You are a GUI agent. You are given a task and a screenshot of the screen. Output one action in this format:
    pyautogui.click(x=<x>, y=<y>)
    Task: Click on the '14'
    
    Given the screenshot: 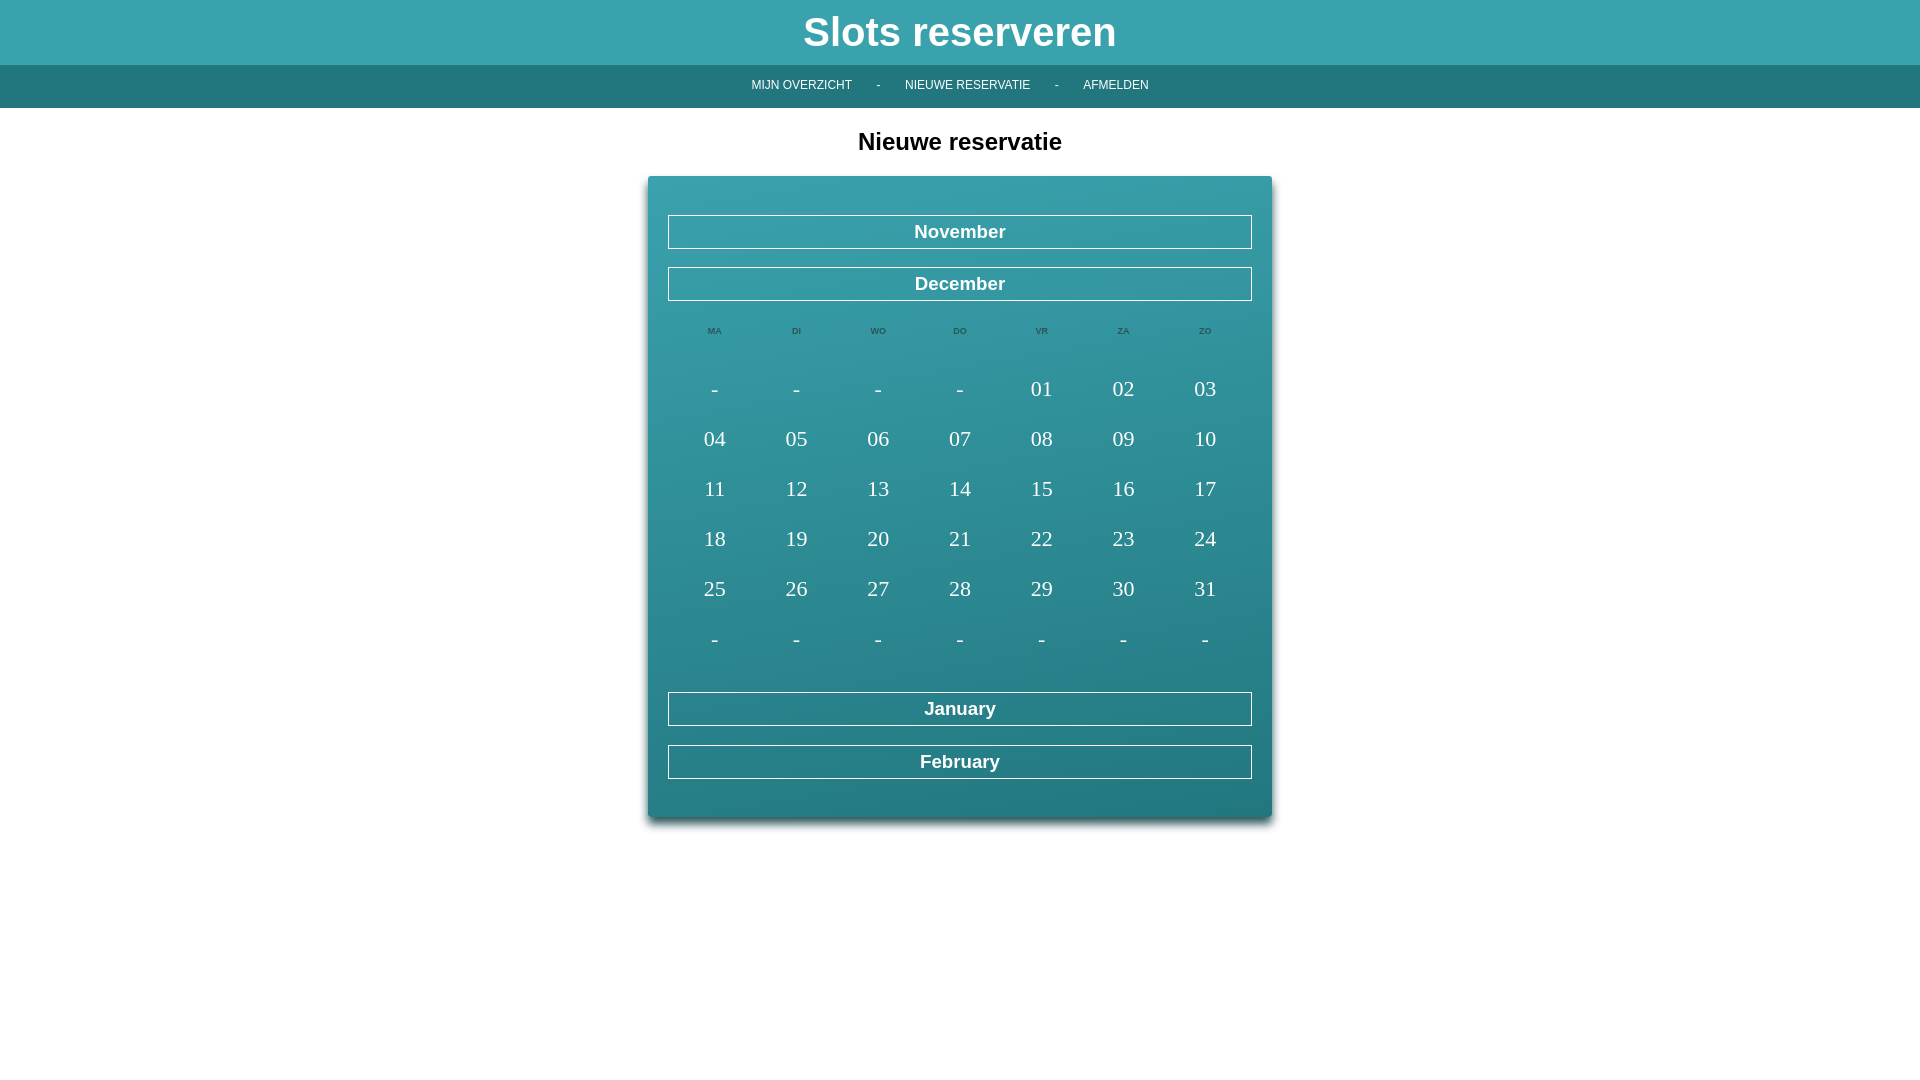 What is the action you would take?
    pyautogui.click(x=960, y=490)
    